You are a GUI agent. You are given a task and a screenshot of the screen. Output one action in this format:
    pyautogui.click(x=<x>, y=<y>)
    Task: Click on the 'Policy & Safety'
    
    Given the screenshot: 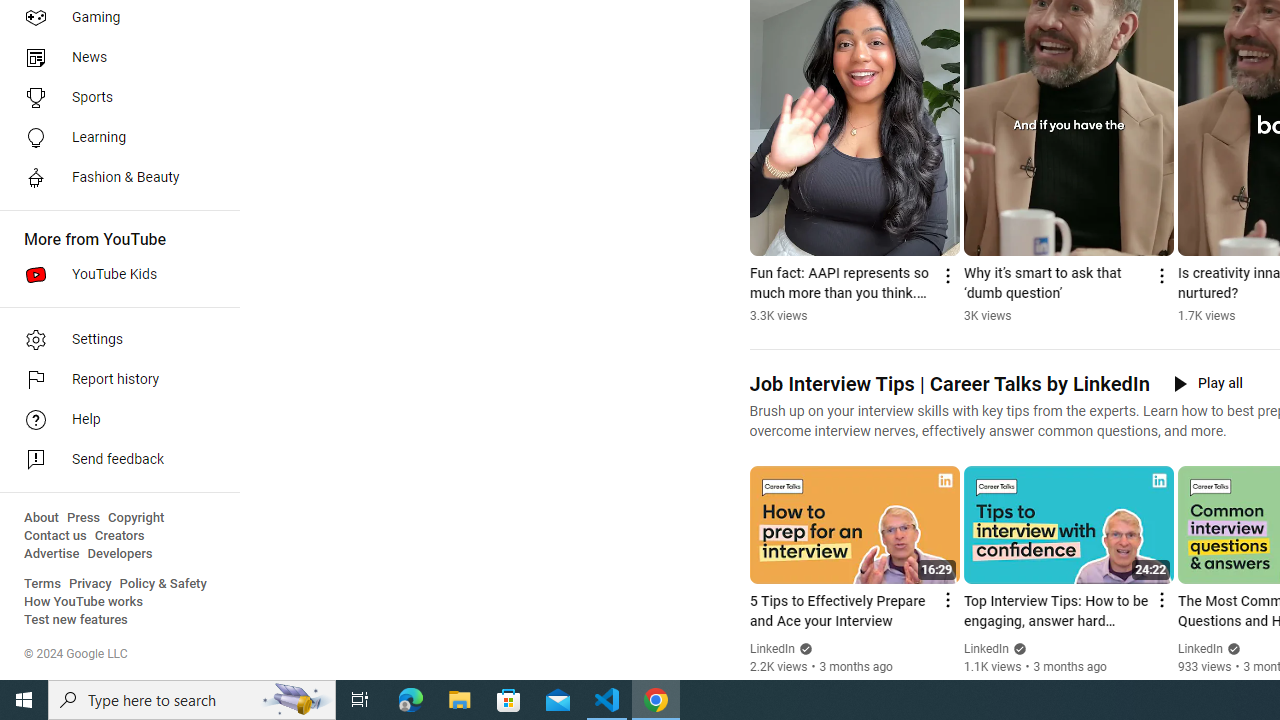 What is the action you would take?
    pyautogui.click(x=163, y=584)
    